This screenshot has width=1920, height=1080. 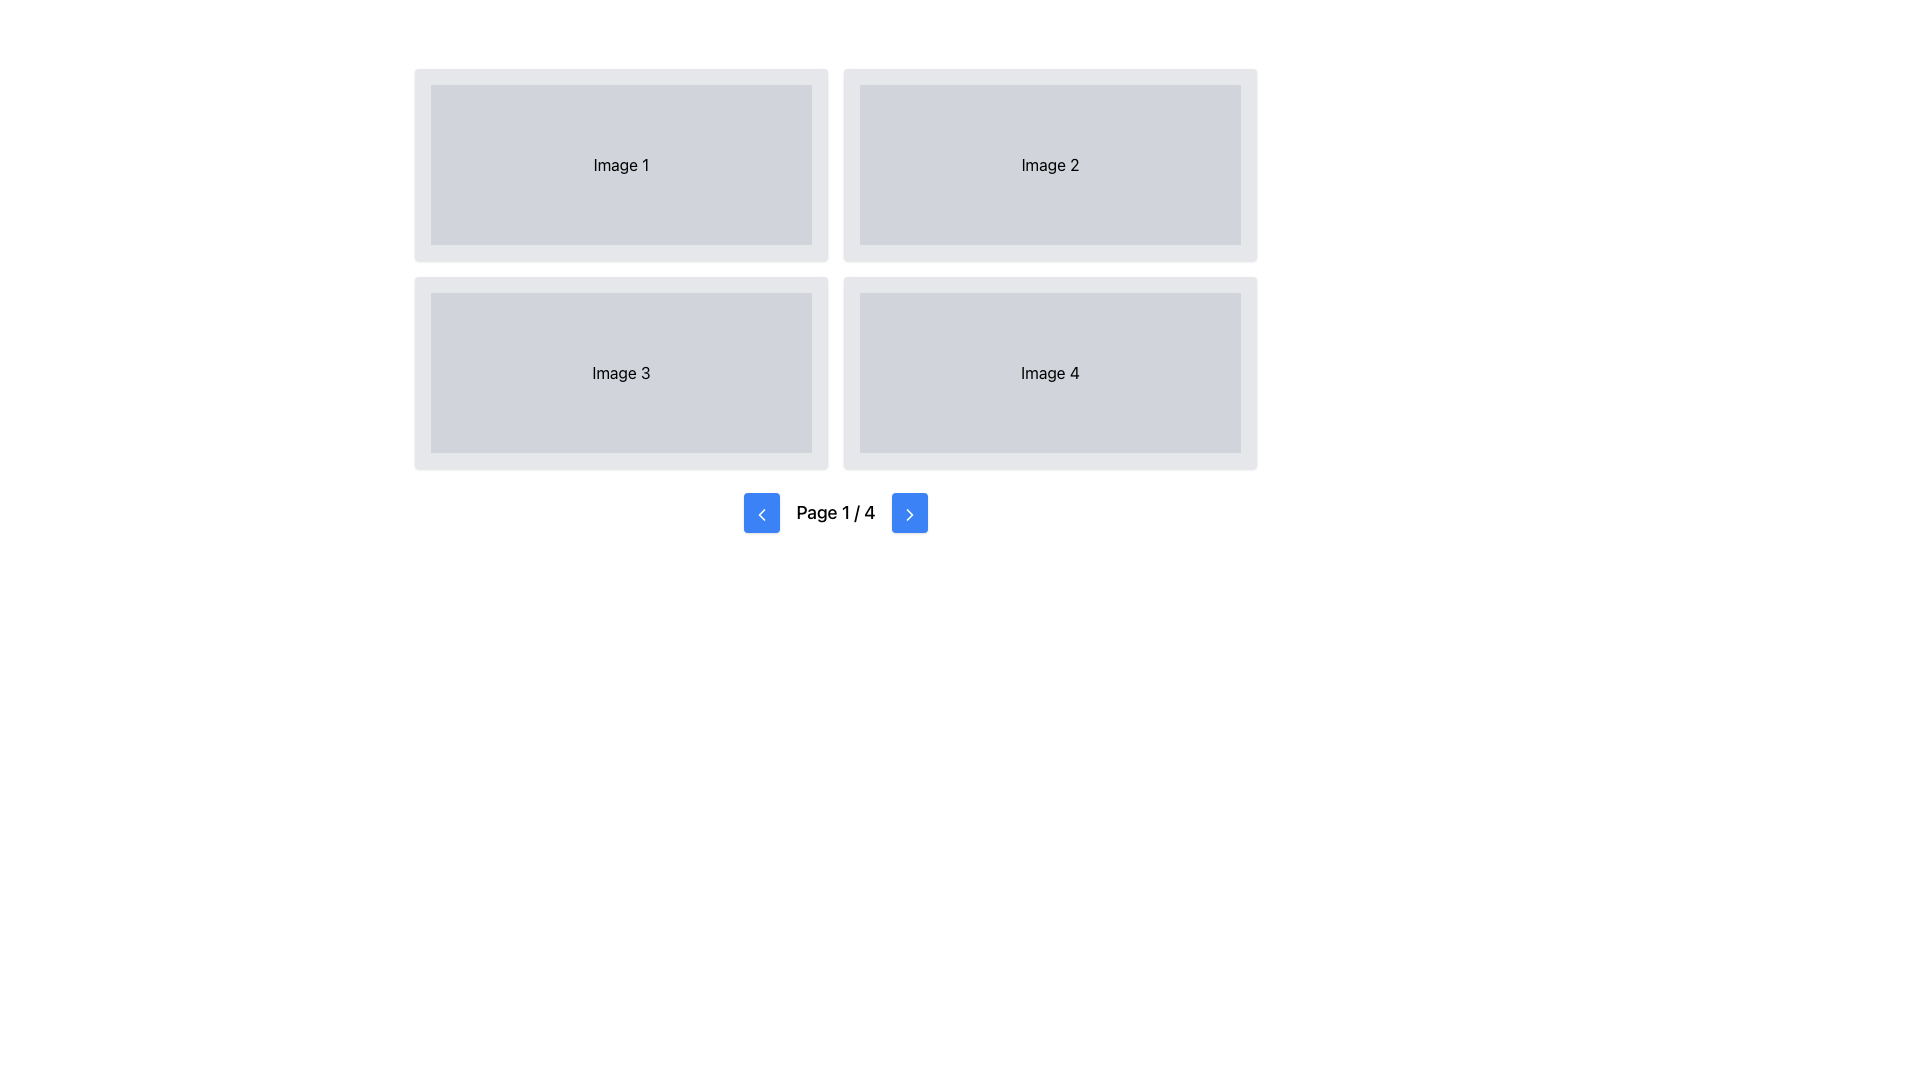 I want to click on the rectangular card with a light gray background and centered black text reading 'Image 4', located in the second row, second column of a grid layout, so click(x=1049, y=373).